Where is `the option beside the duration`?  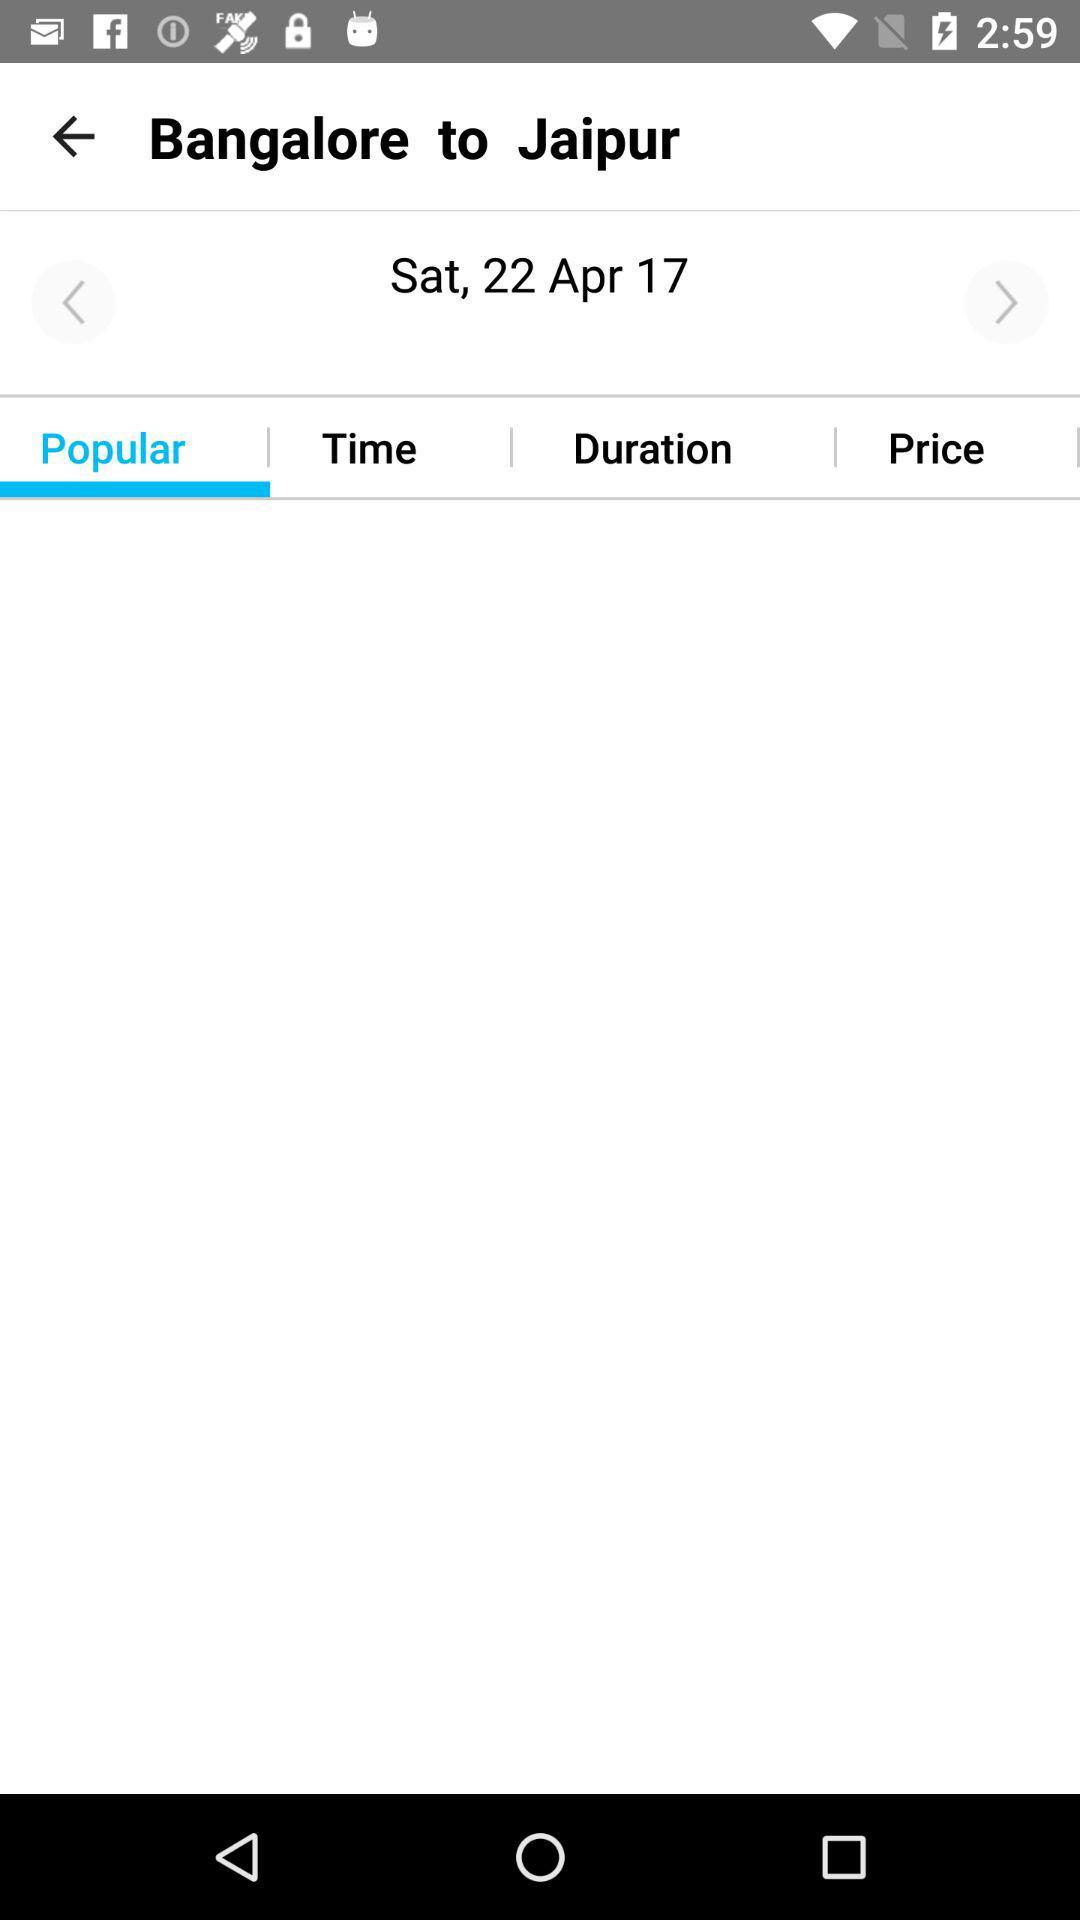
the option beside the duration is located at coordinates (957, 446).